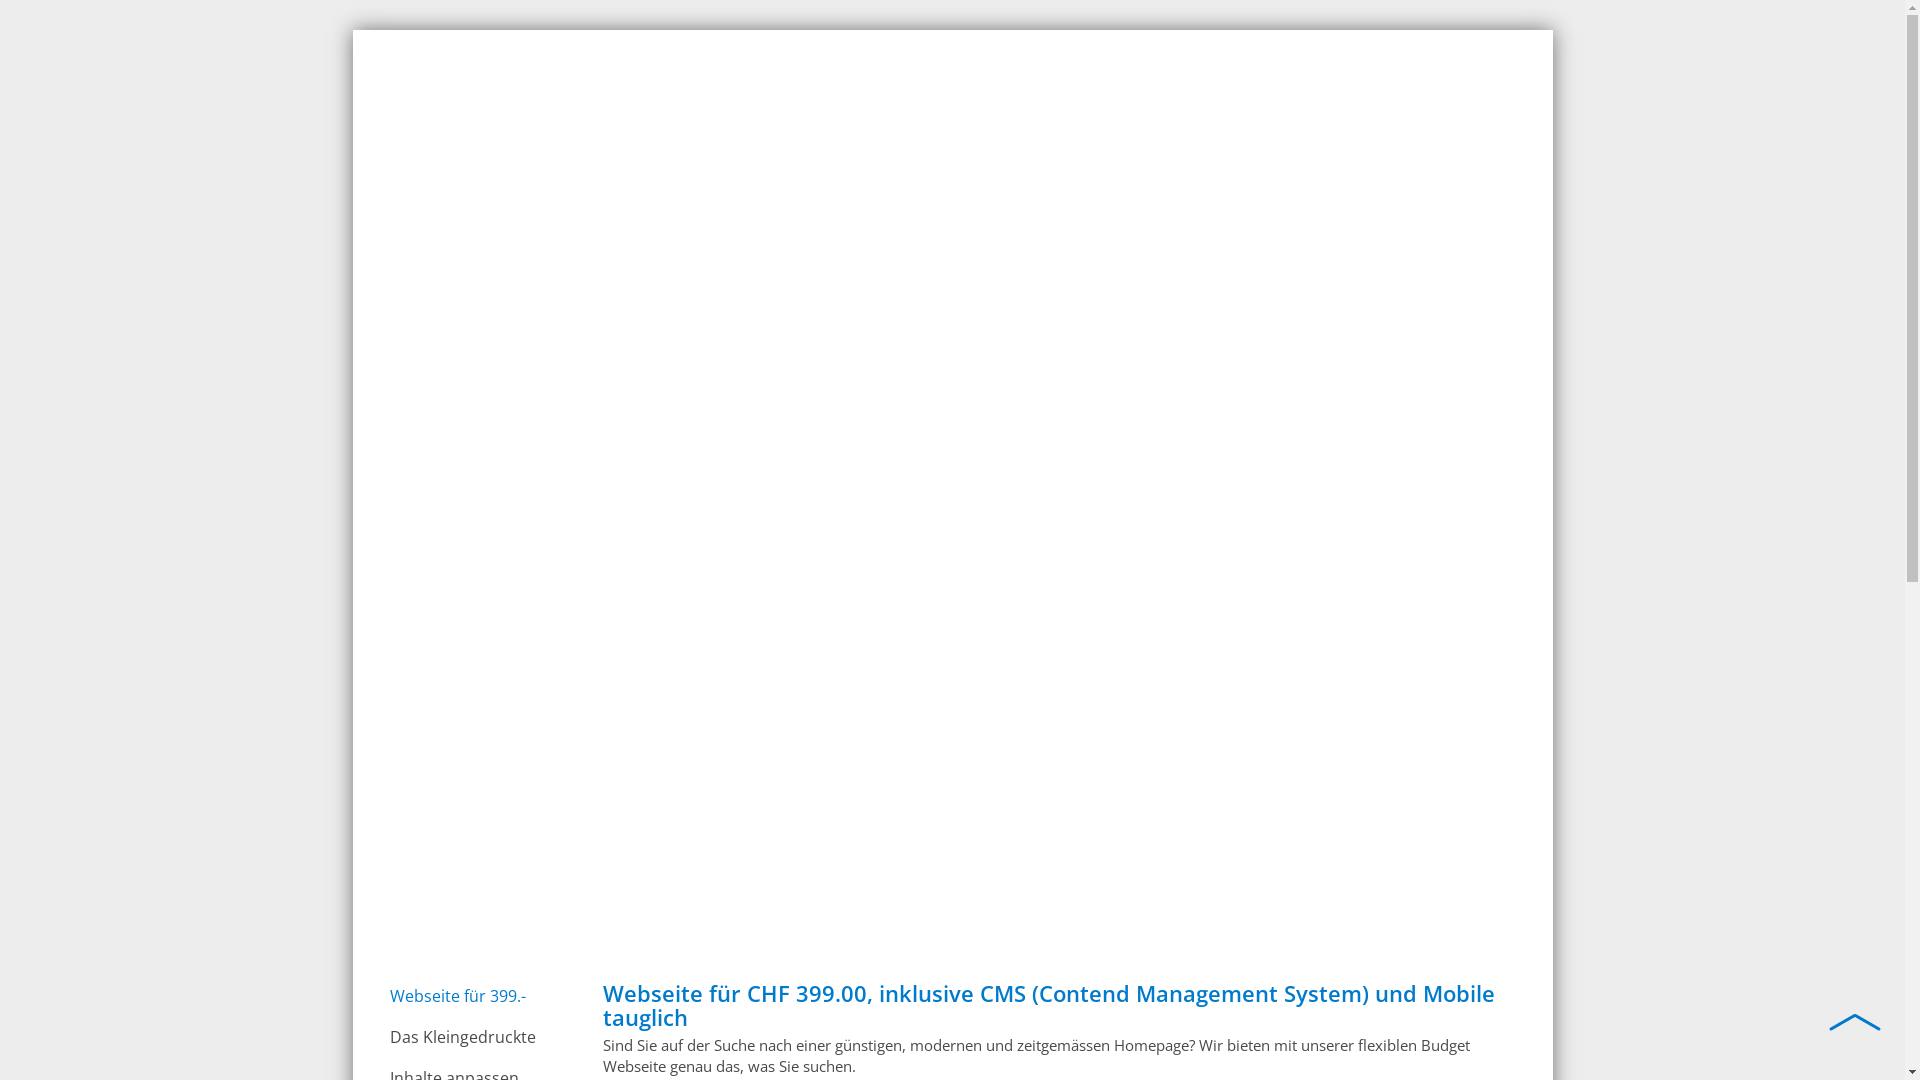 This screenshot has height=1080, width=1920. Describe the element at coordinates (477, 1036) in the screenshot. I see `'Das Kleingedruckte'` at that location.